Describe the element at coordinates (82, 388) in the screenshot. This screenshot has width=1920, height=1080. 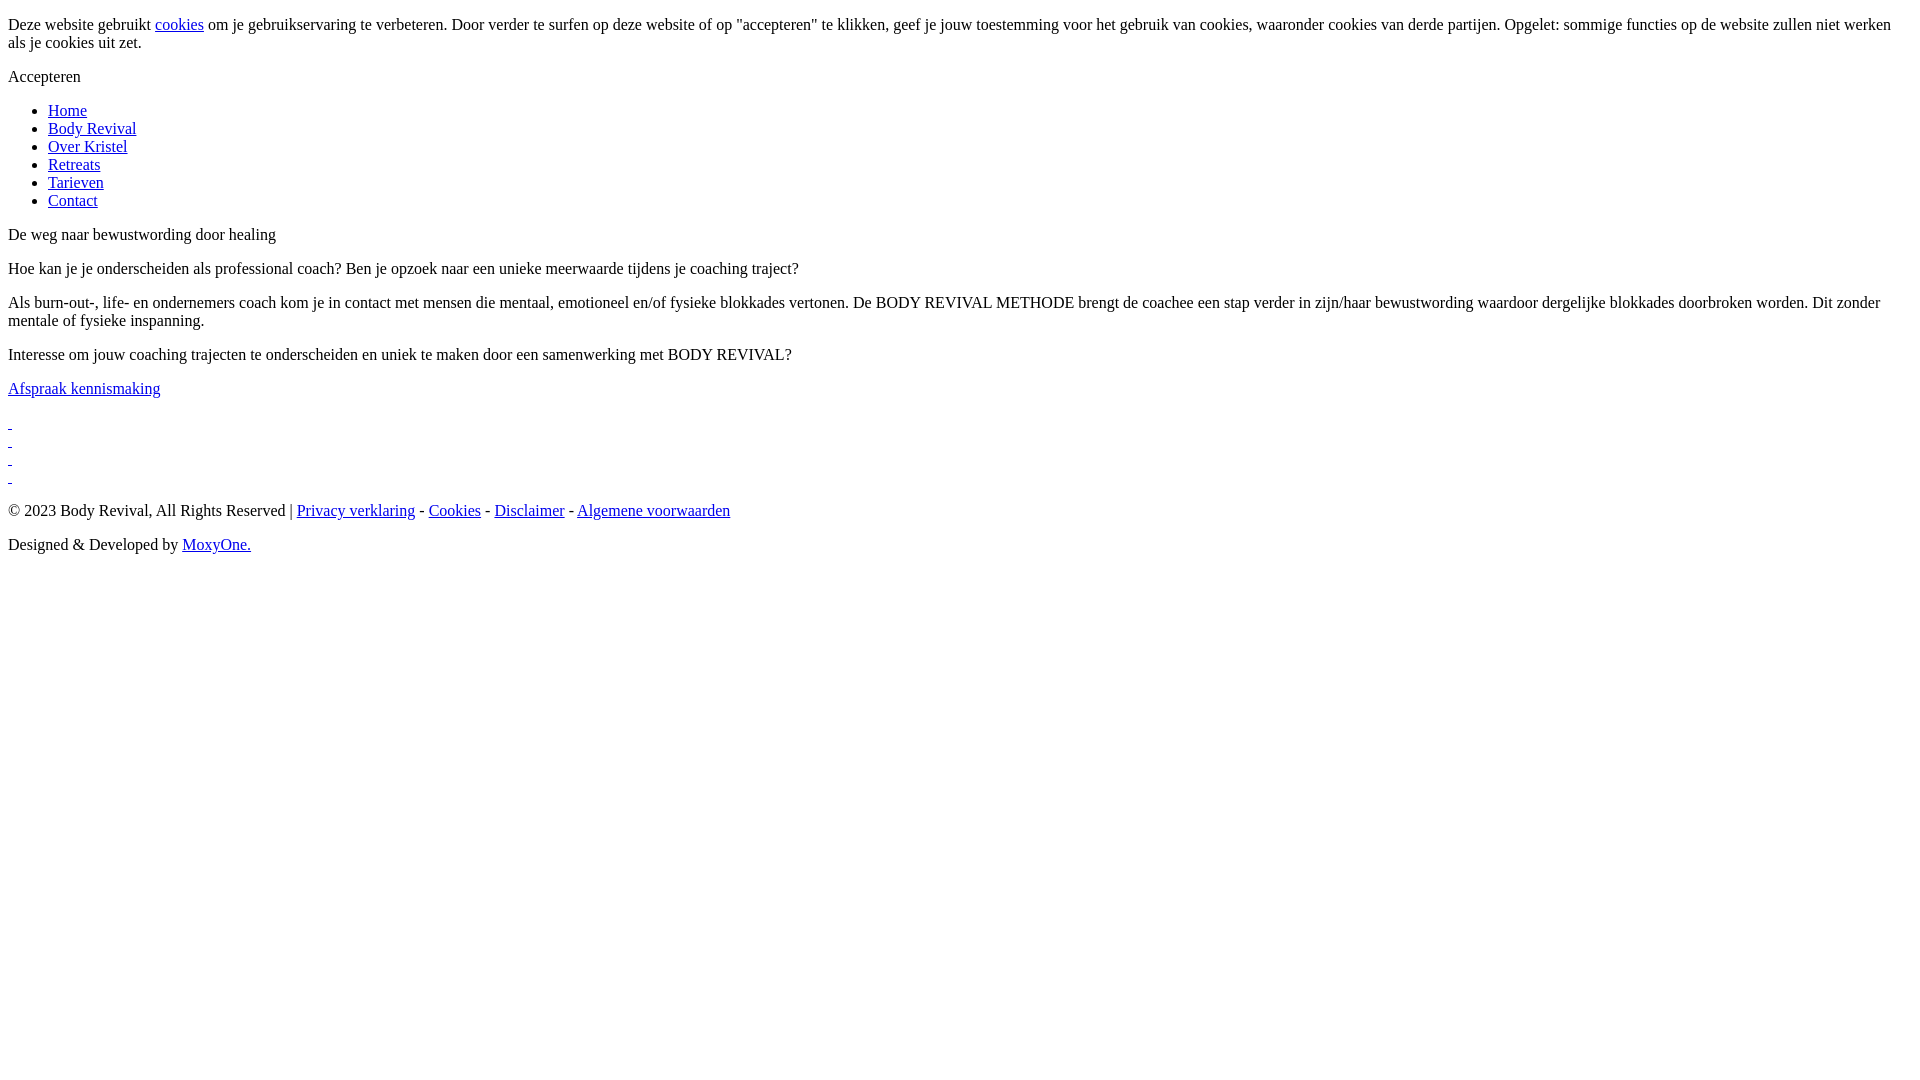
I see `'Afspraak kennismaking'` at that location.